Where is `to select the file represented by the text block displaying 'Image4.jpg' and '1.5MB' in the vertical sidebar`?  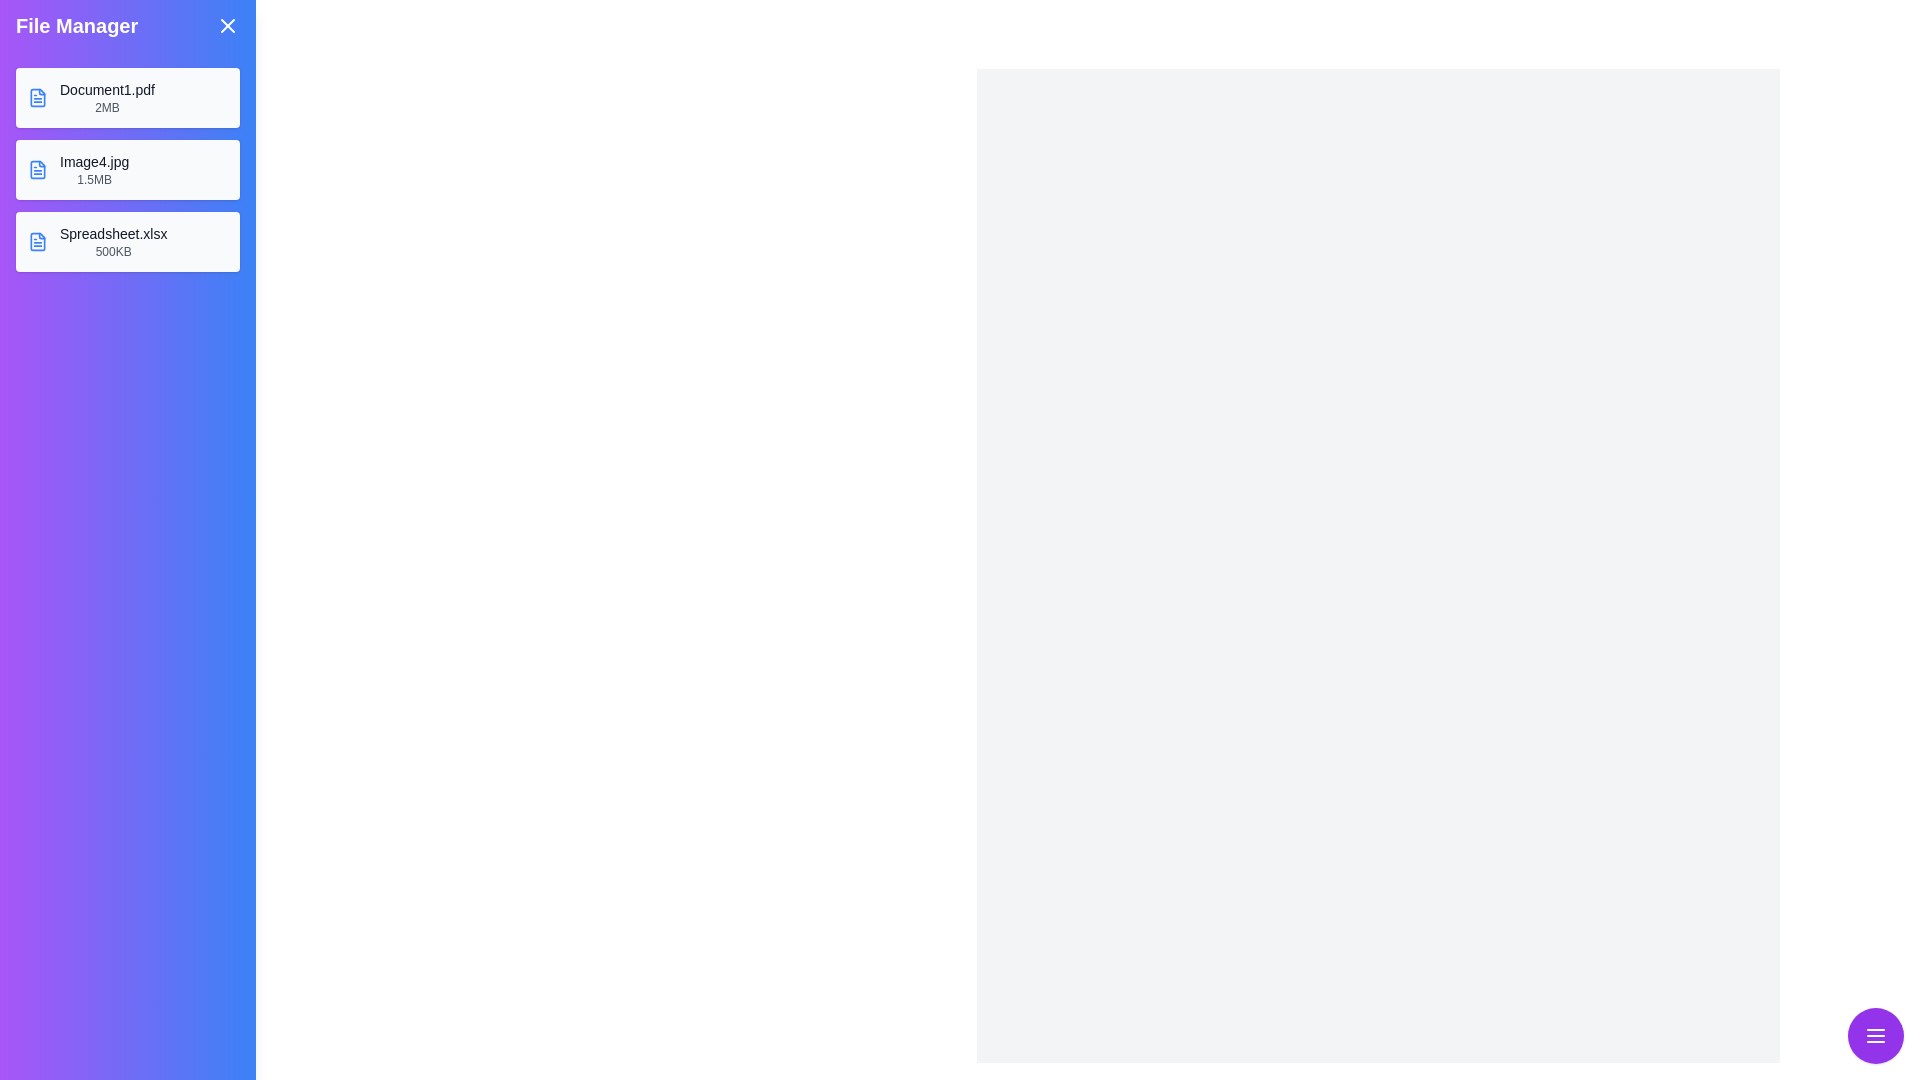 to select the file represented by the text block displaying 'Image4.jpg' and '1.5MB' in the vertical sidebar is located at coordinates (93, 168).